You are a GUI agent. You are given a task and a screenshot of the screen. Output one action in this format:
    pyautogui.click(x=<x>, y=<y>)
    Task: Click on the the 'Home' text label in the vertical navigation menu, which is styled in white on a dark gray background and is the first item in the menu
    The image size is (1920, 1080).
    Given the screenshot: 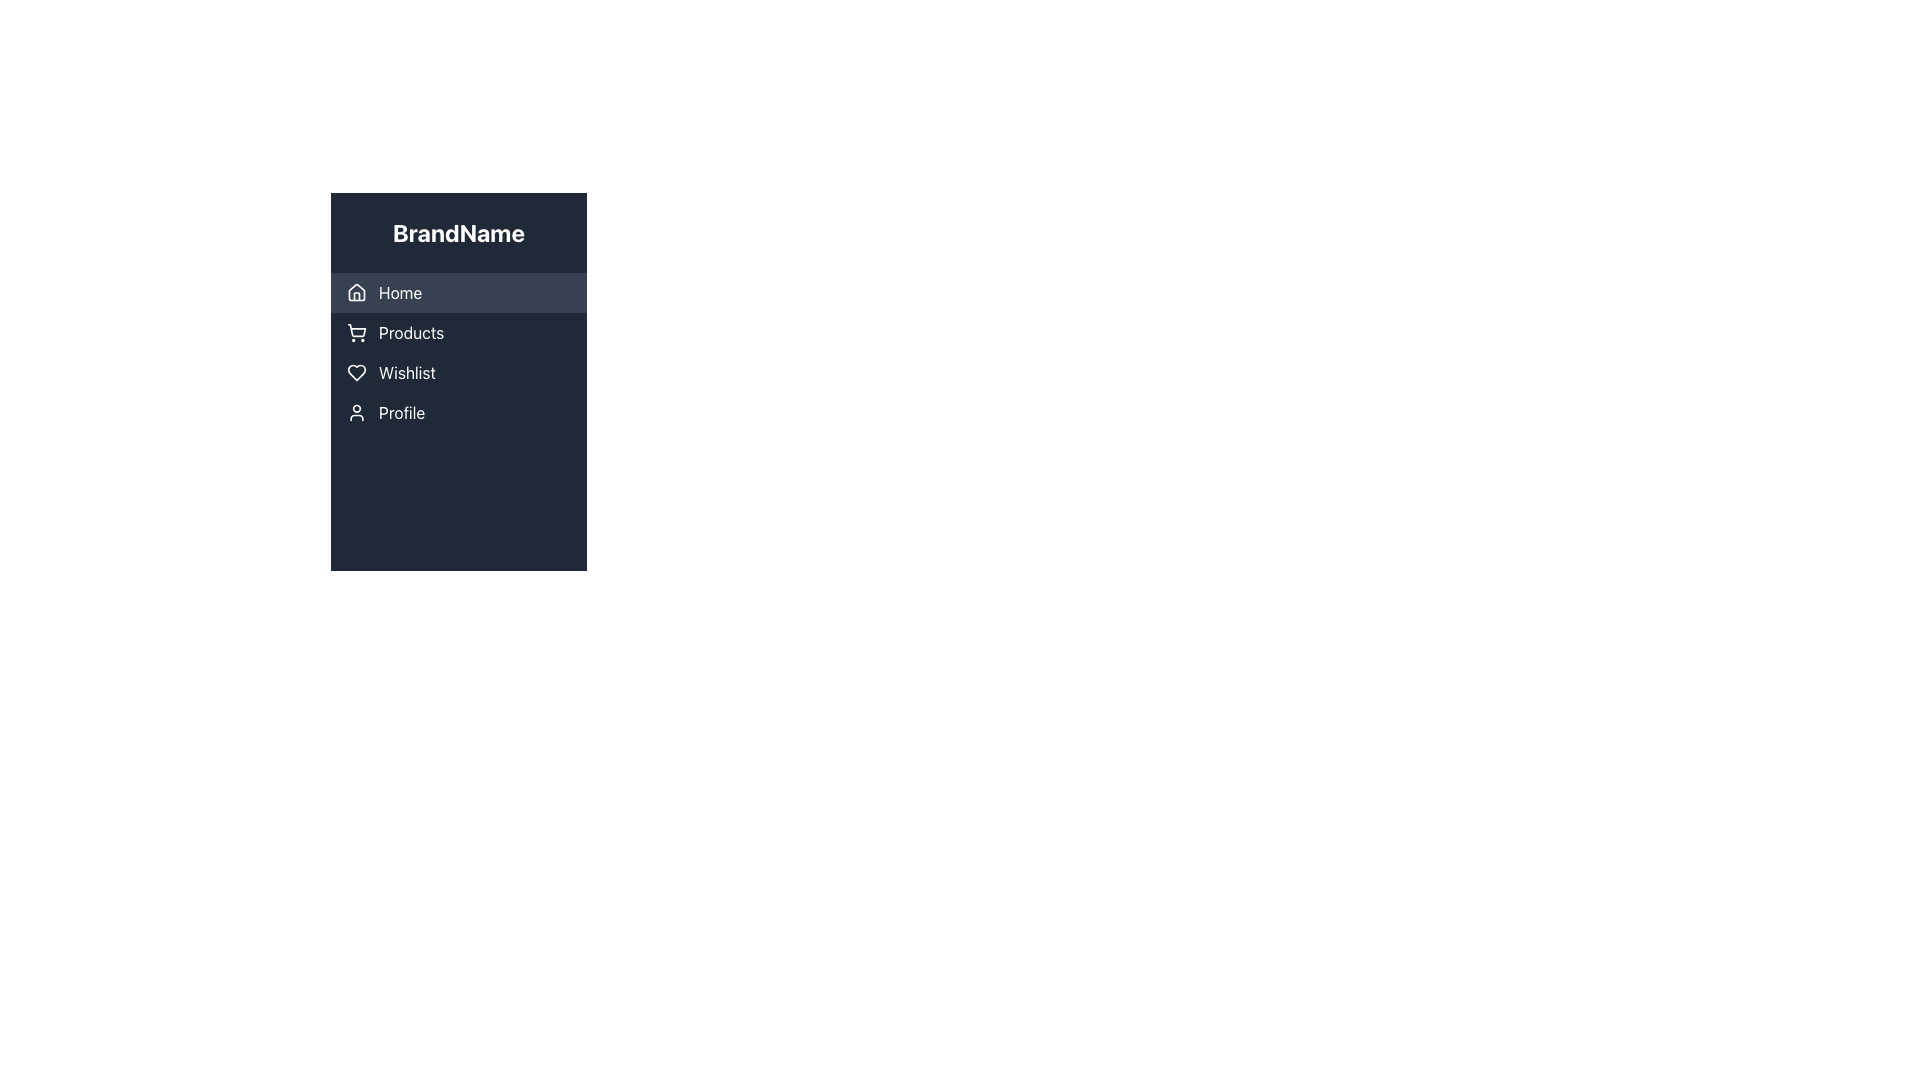 What is the action you would take?
    pyautogui.click(x=400, y=293)
    